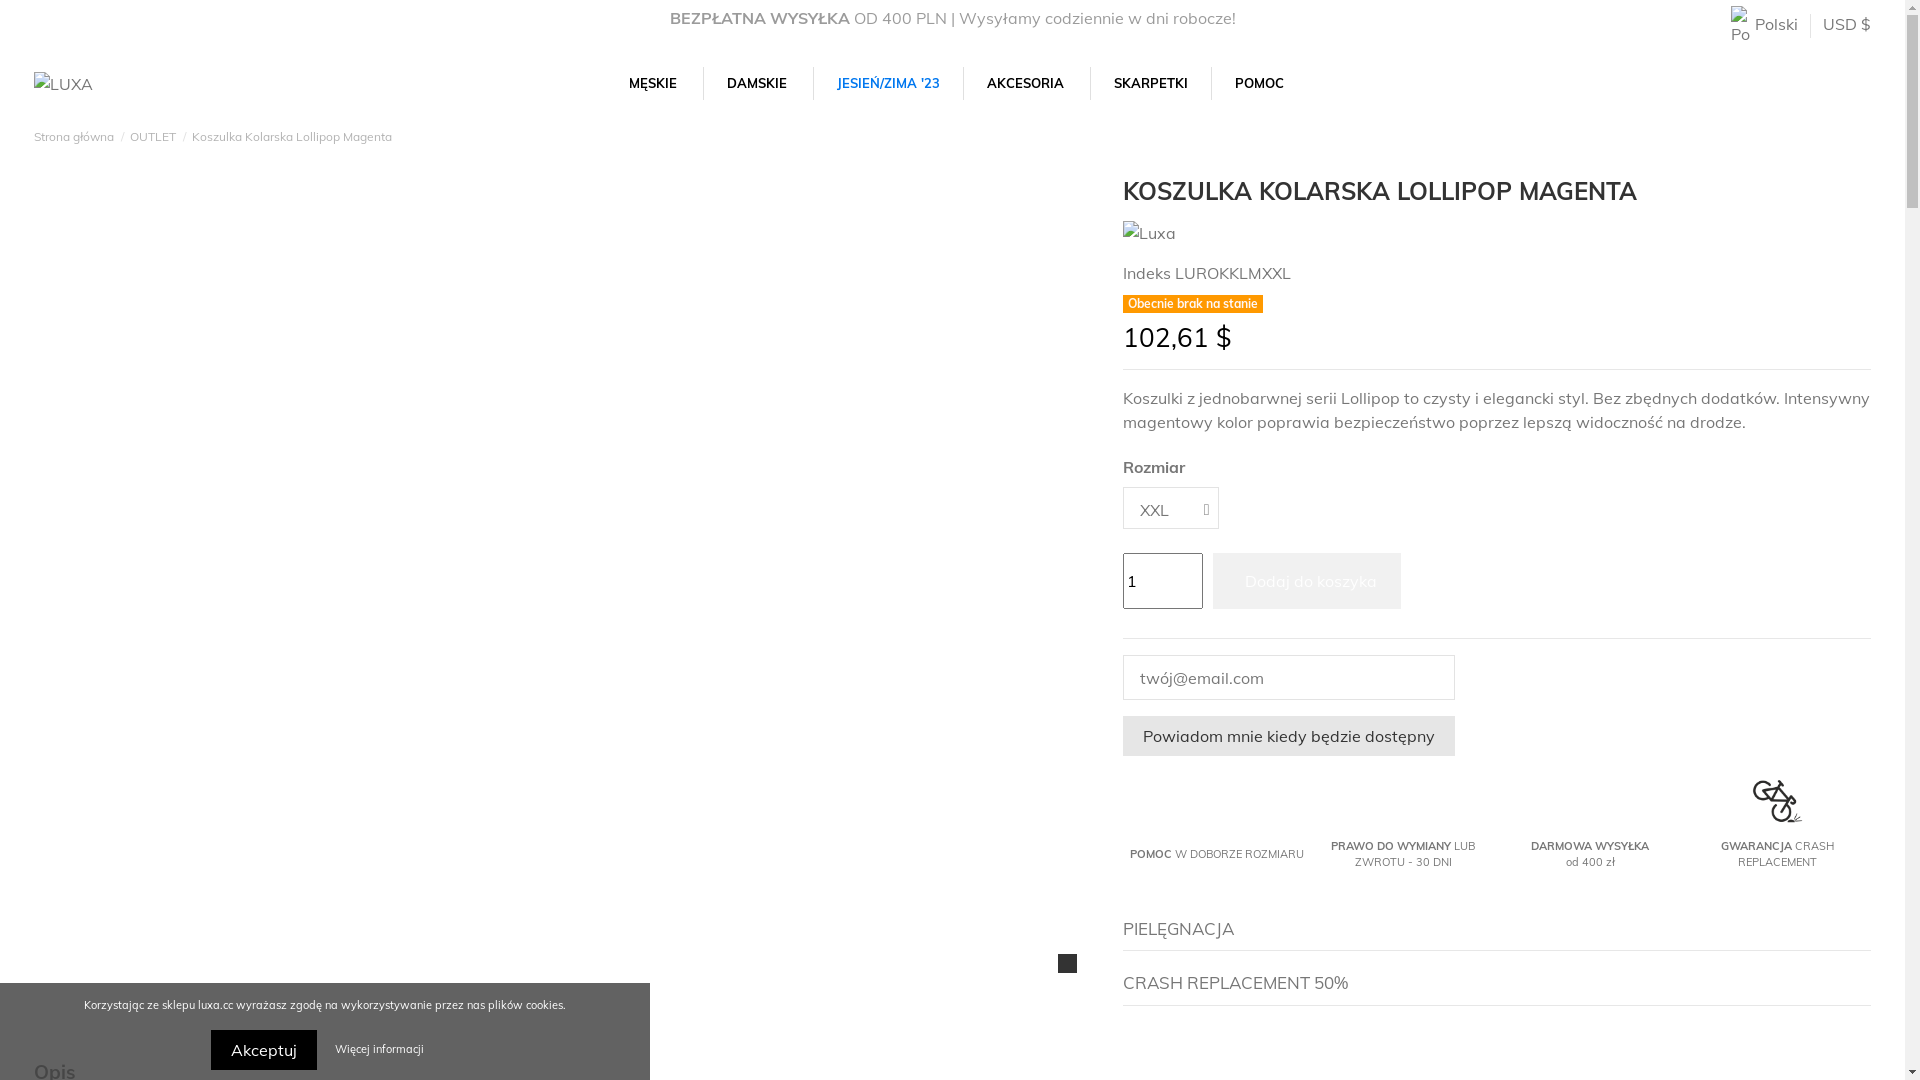 The image size is (1920, 1080). Describe the element at coordinates (263, 1048) in the screenshot. I see `'Akceptuj'` at that location.